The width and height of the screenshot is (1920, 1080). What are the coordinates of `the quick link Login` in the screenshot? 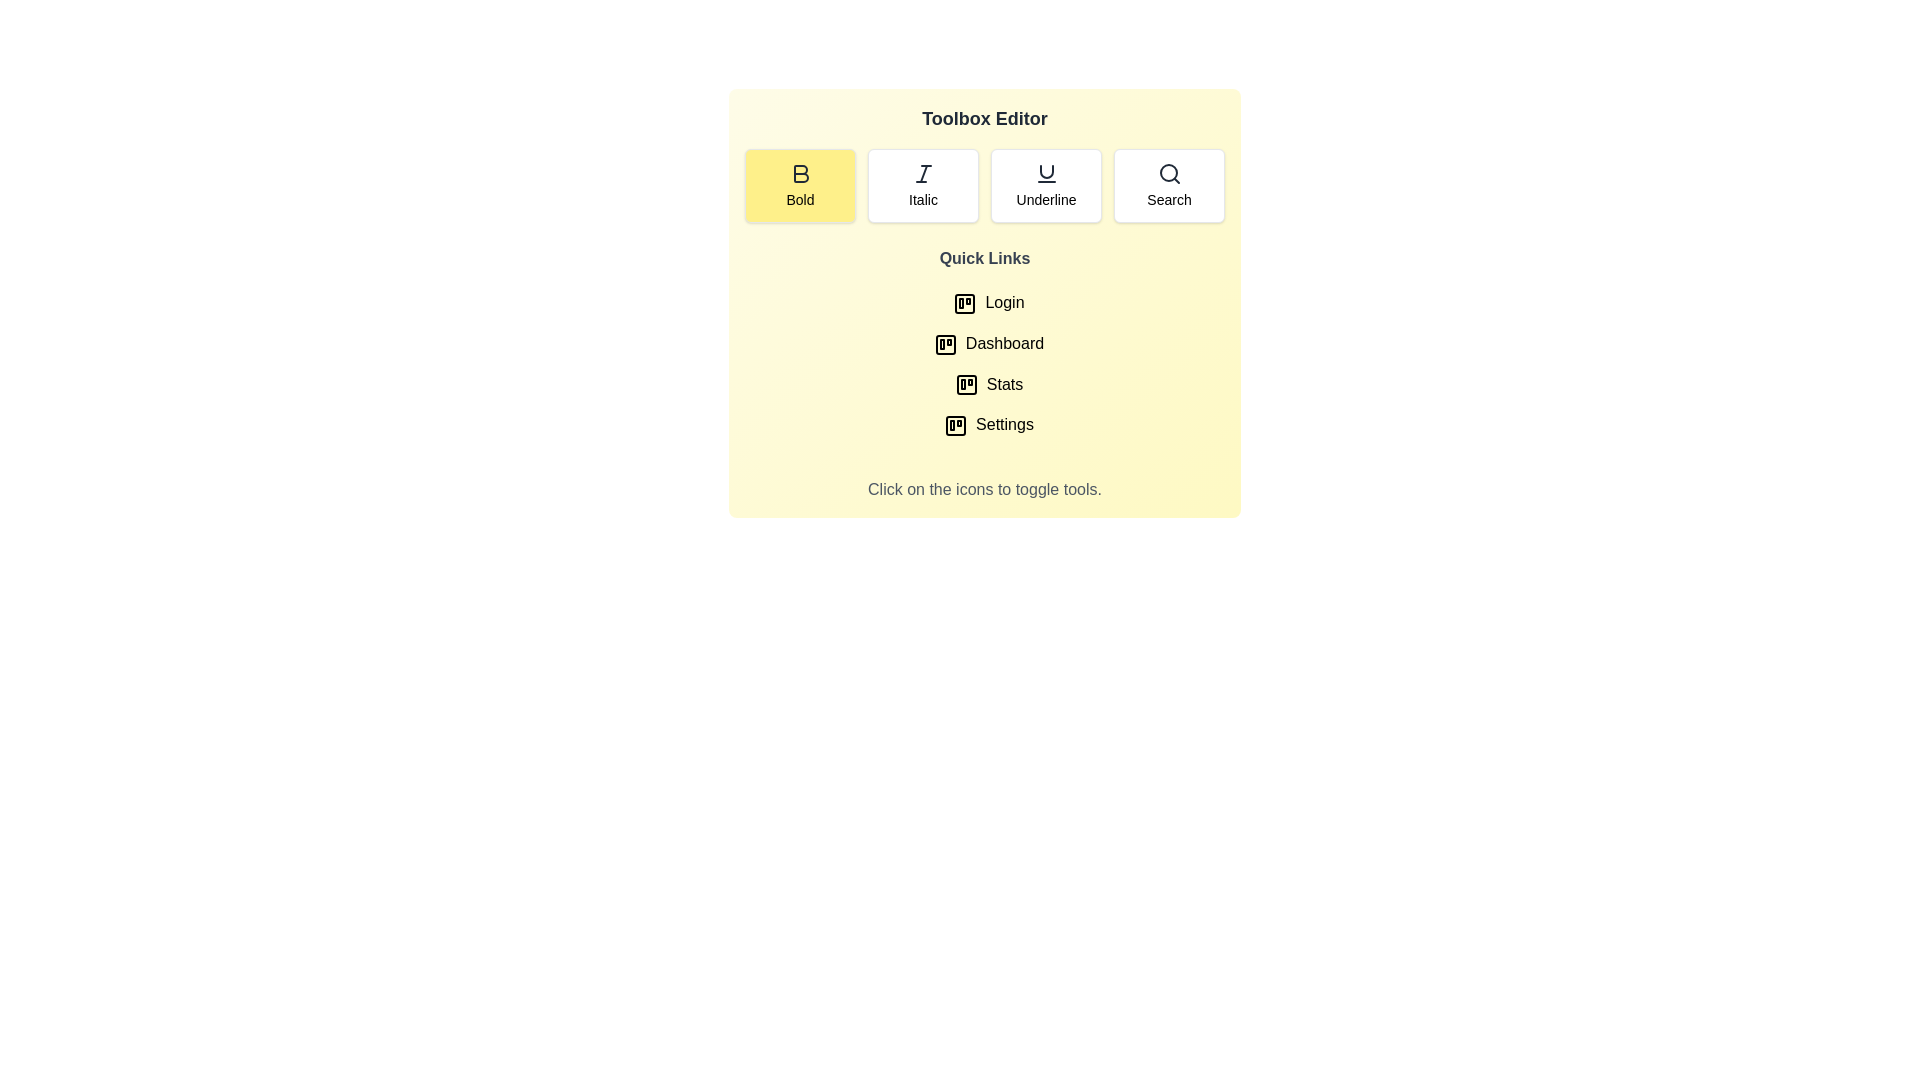 It's located at (984, 303).